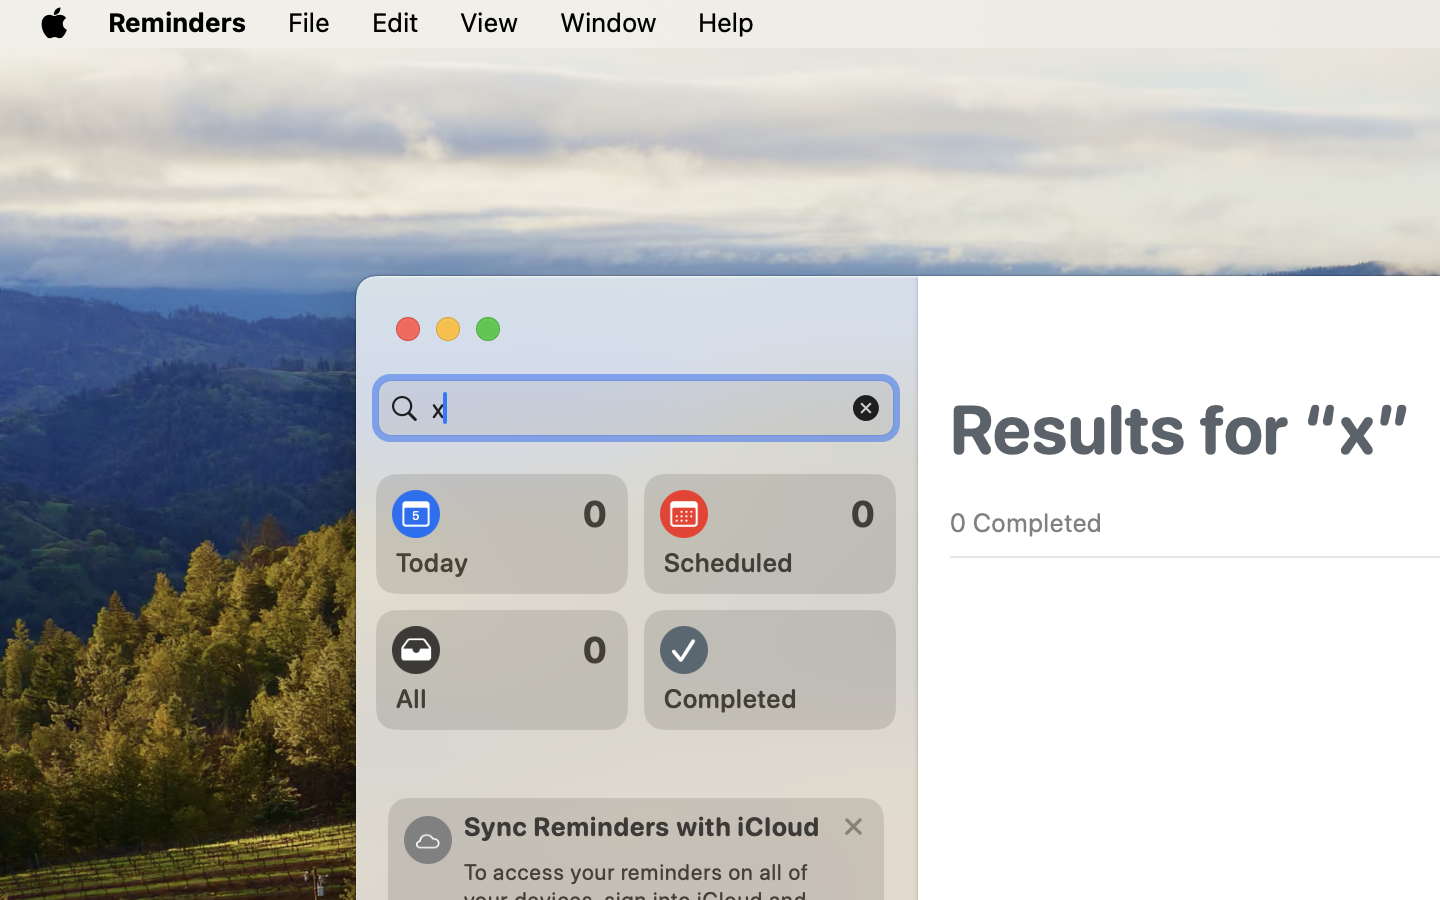 This screenshot has width=1440, height=900. Describe the element at coordinates (1026, 521) in the screenshot. I see `'0 Completed'` at that location.